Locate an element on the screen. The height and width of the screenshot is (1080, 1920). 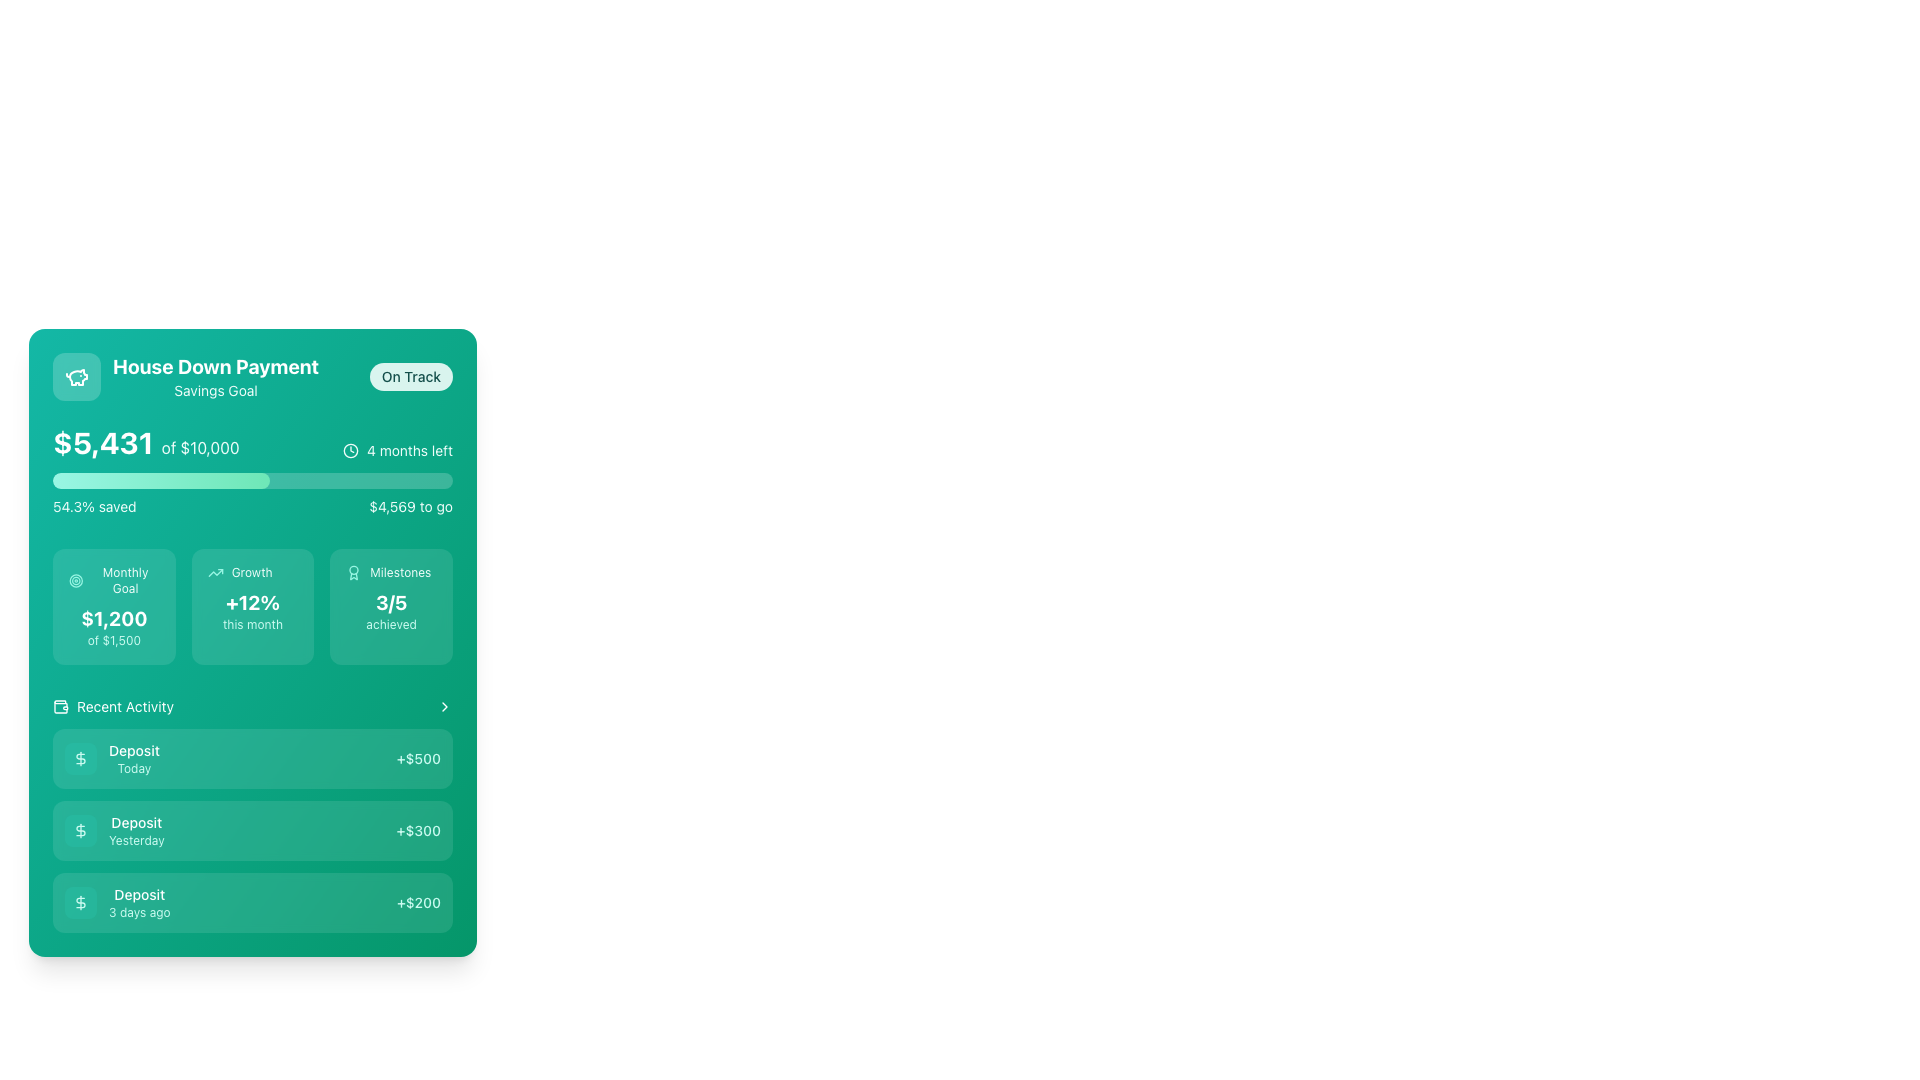
text of the descriptive label located directly below the 'House Down Payment' heading, which serves as additional context for the section is located at coordinates (216, 390).